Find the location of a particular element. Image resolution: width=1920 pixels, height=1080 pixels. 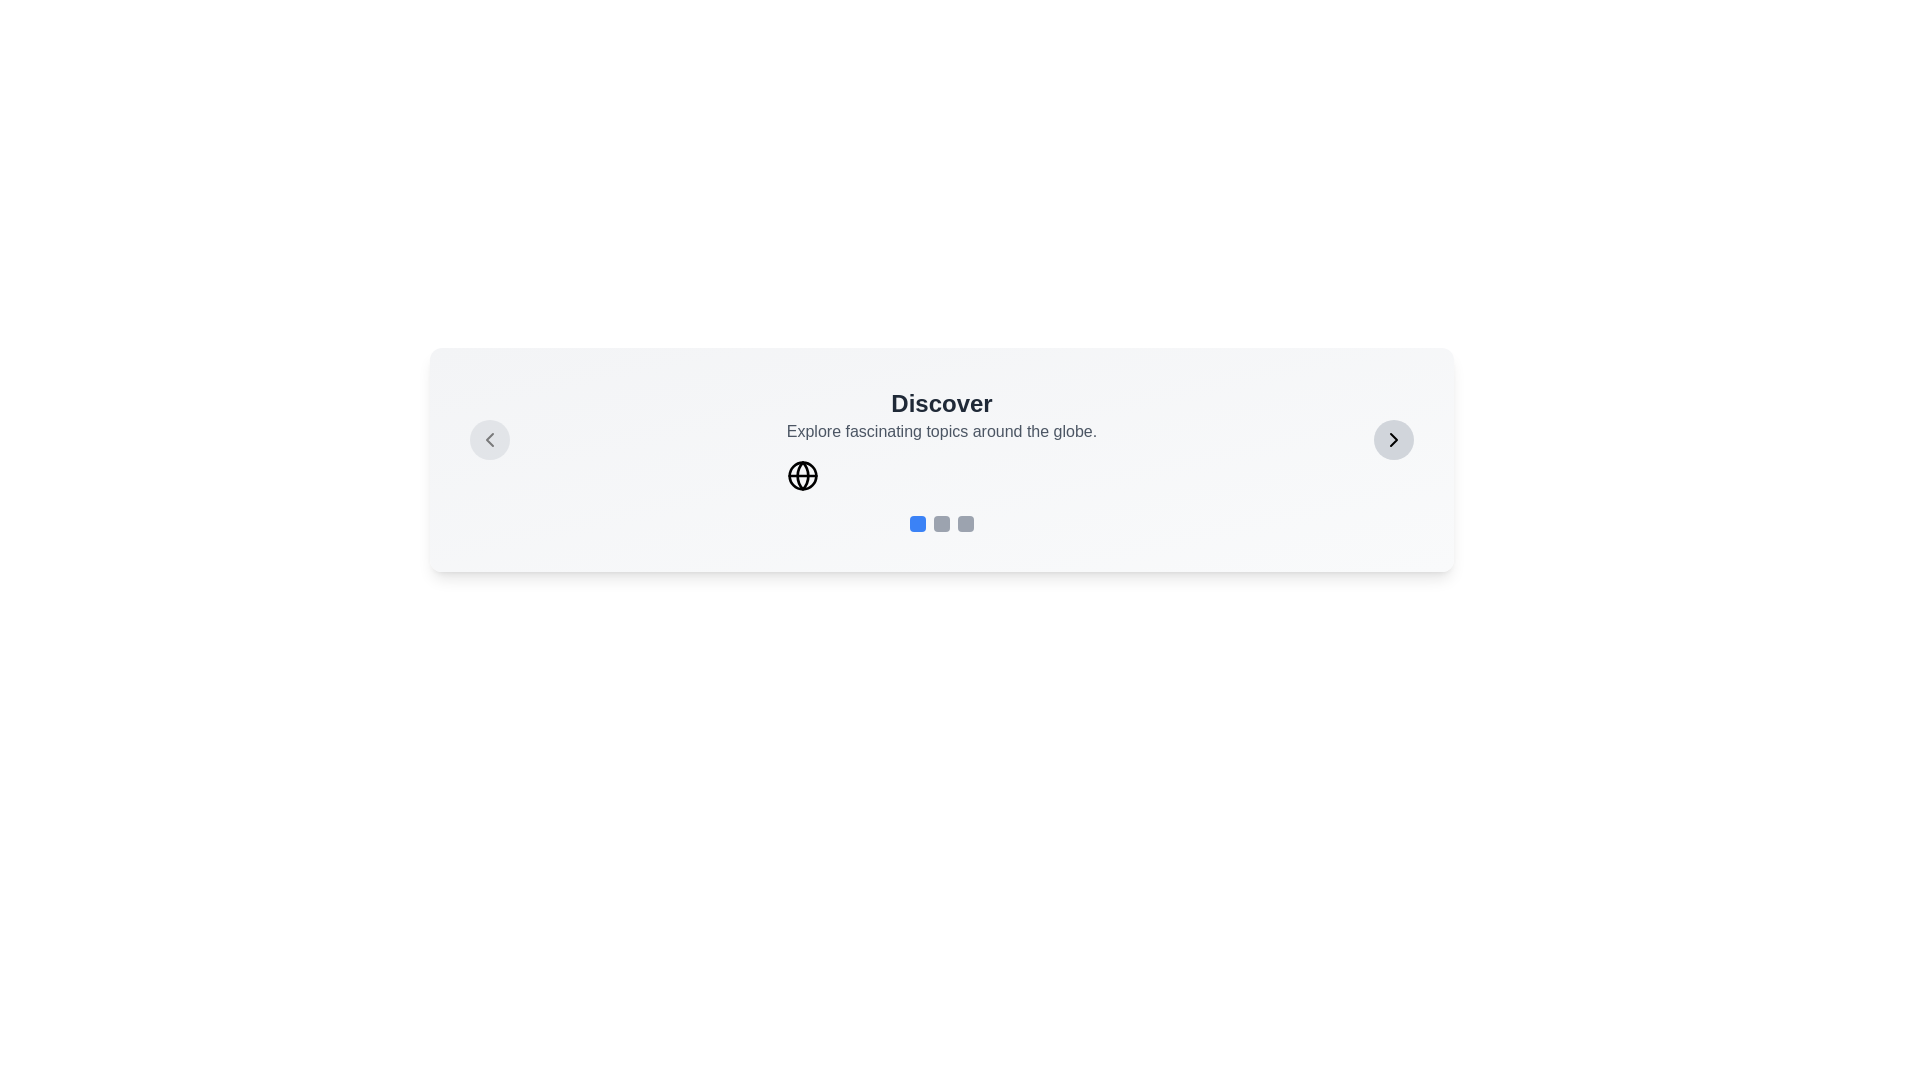

the descriptive text label located below 'Discover' and above the globe icon, which enhances the understanding of the content's theme is located at coordinates (940, 431).